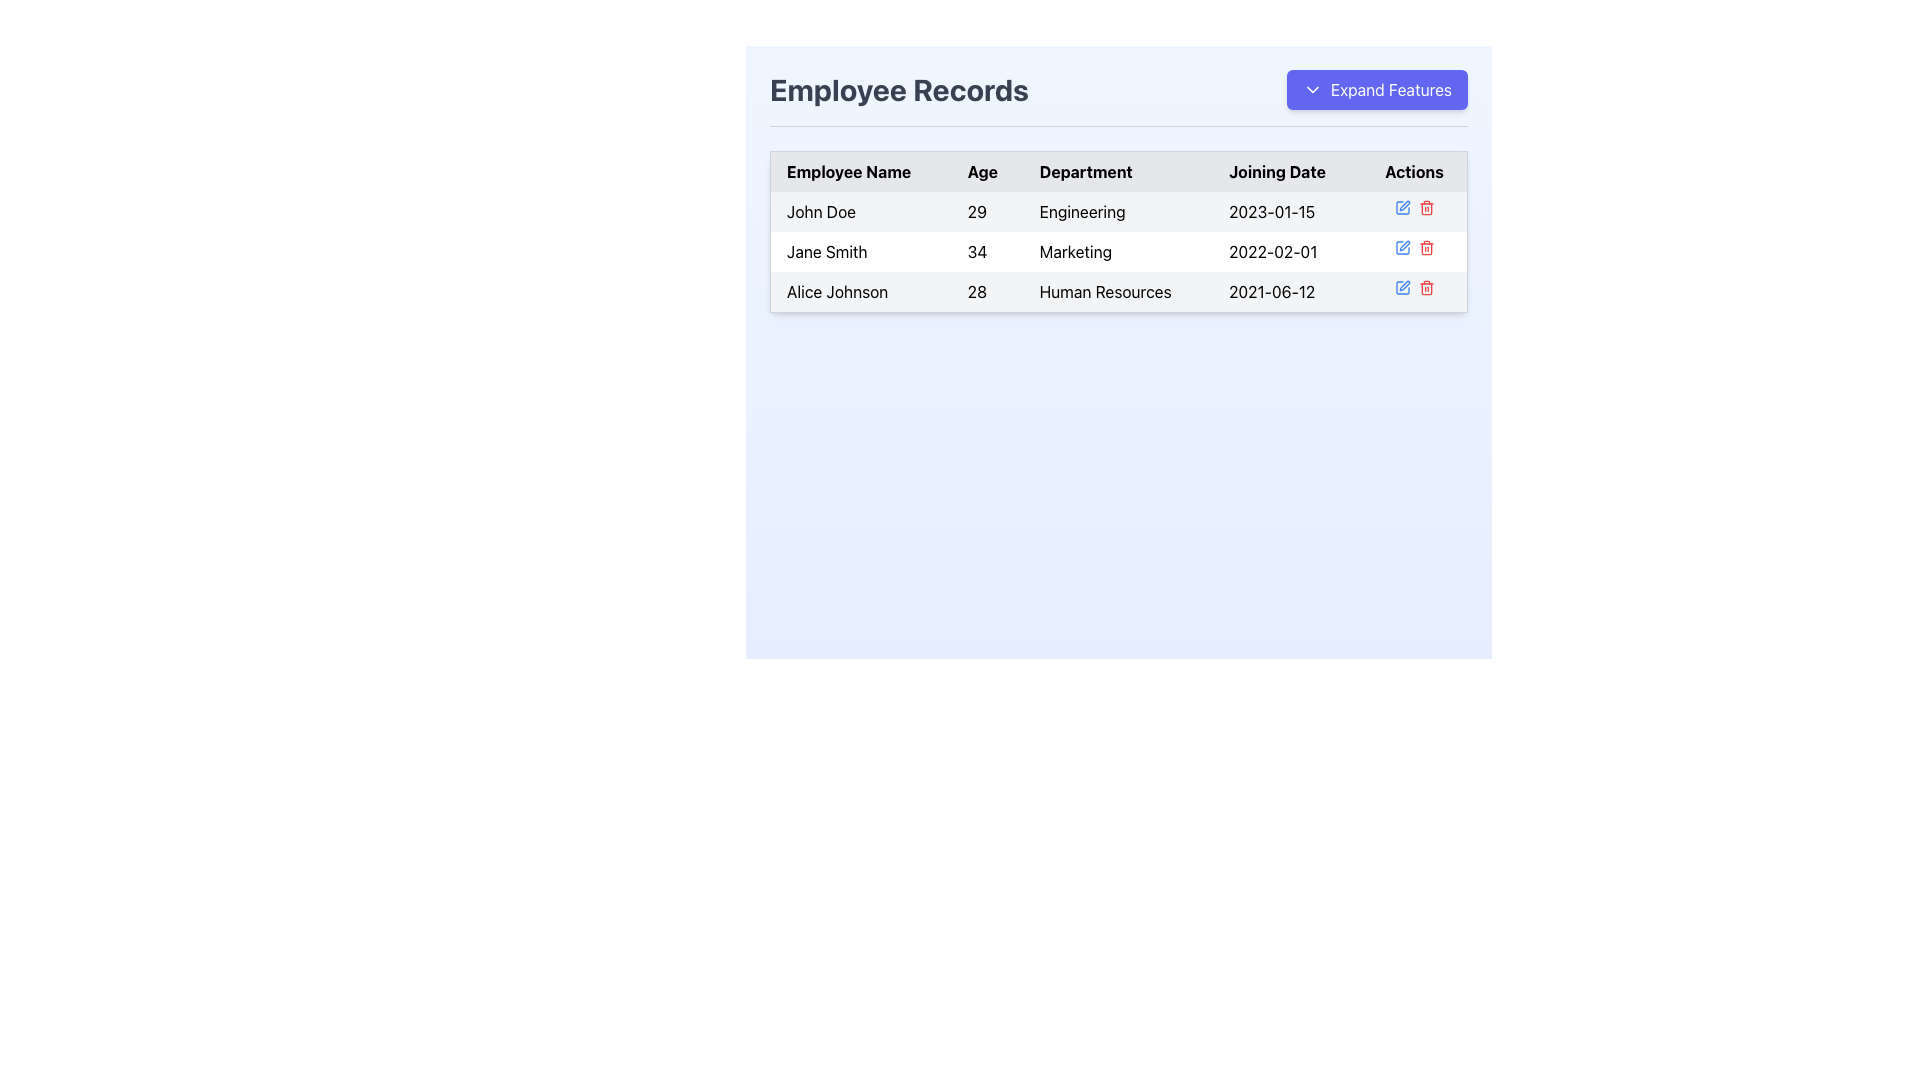 This screenshot has width=1920, height=1080. Describe the element at coordinates (1390, 88) in the screenshot. I see `text 'Expand Features' displayed in white font on a deep blue background, located in the top-right section of the interface next to a dropdown arrow` at that location.